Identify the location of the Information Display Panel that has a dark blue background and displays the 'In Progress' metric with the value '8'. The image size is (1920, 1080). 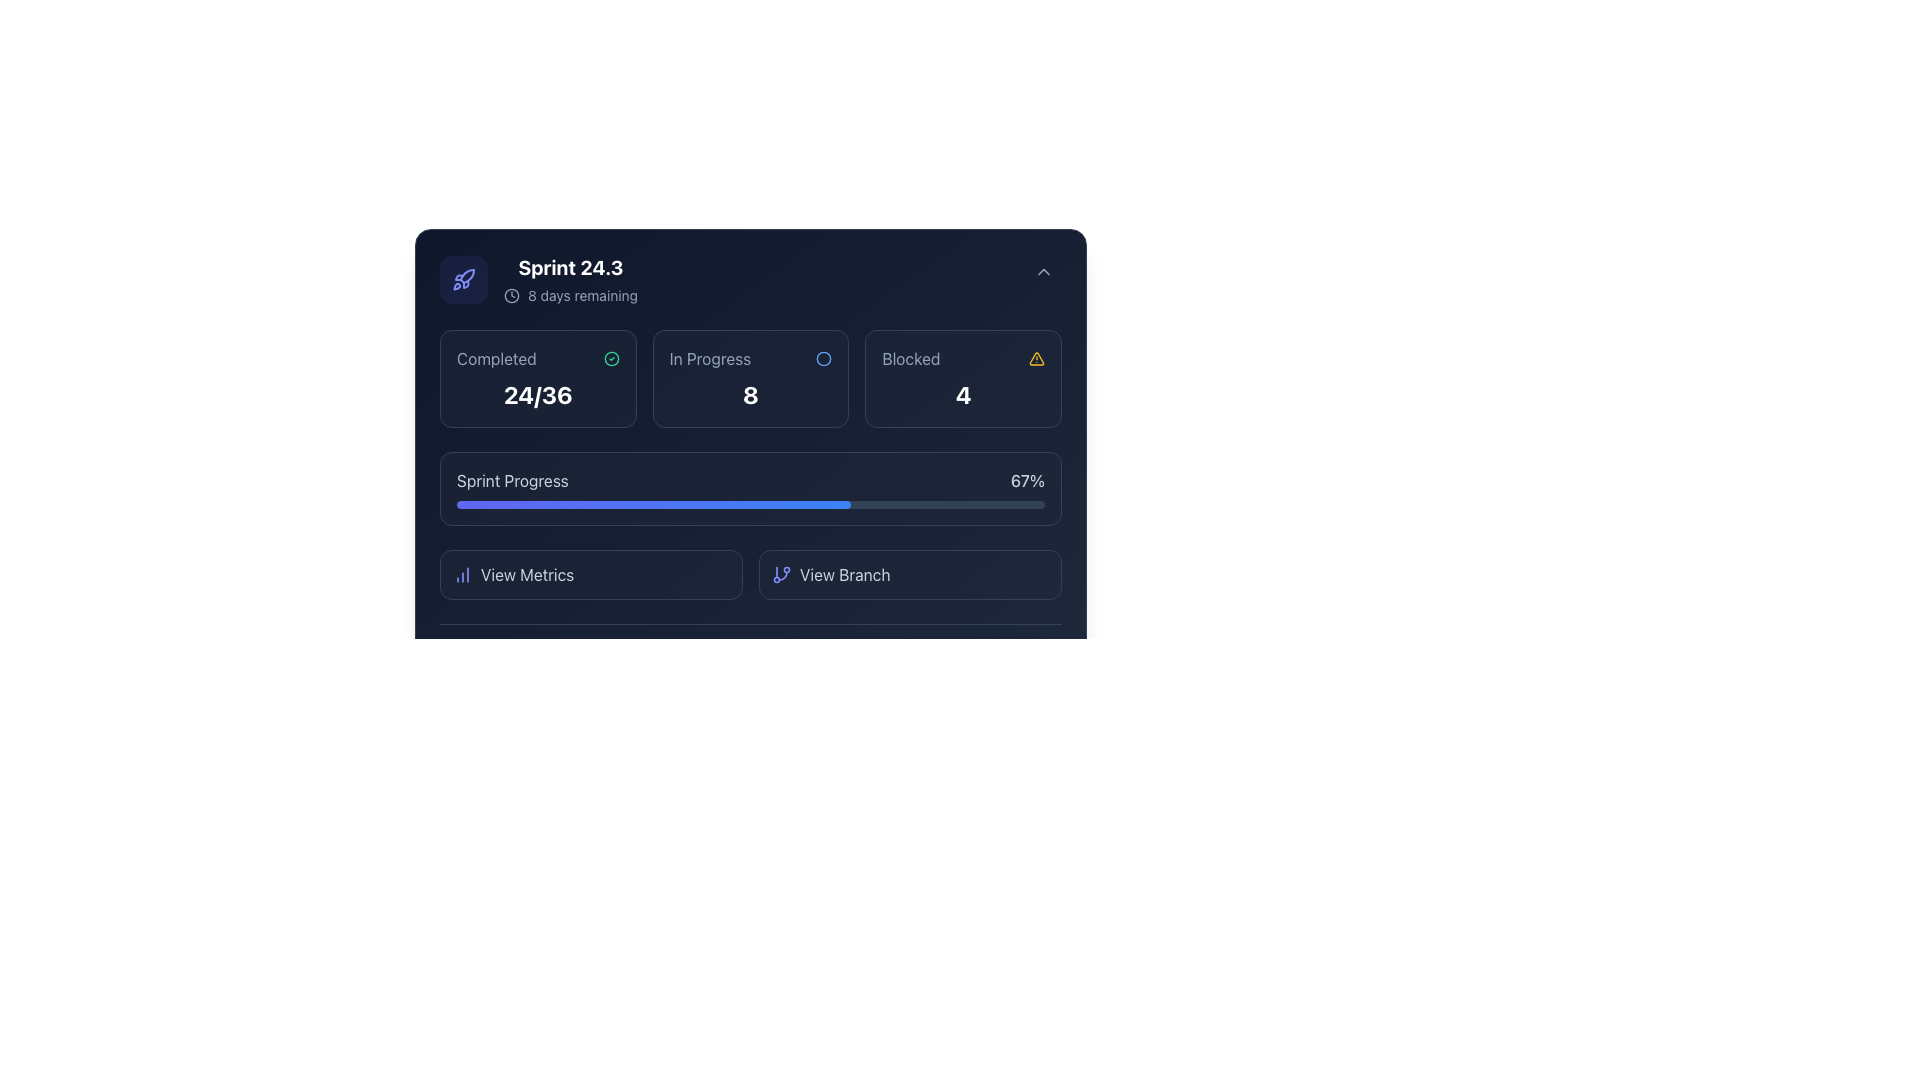
(820, 420).